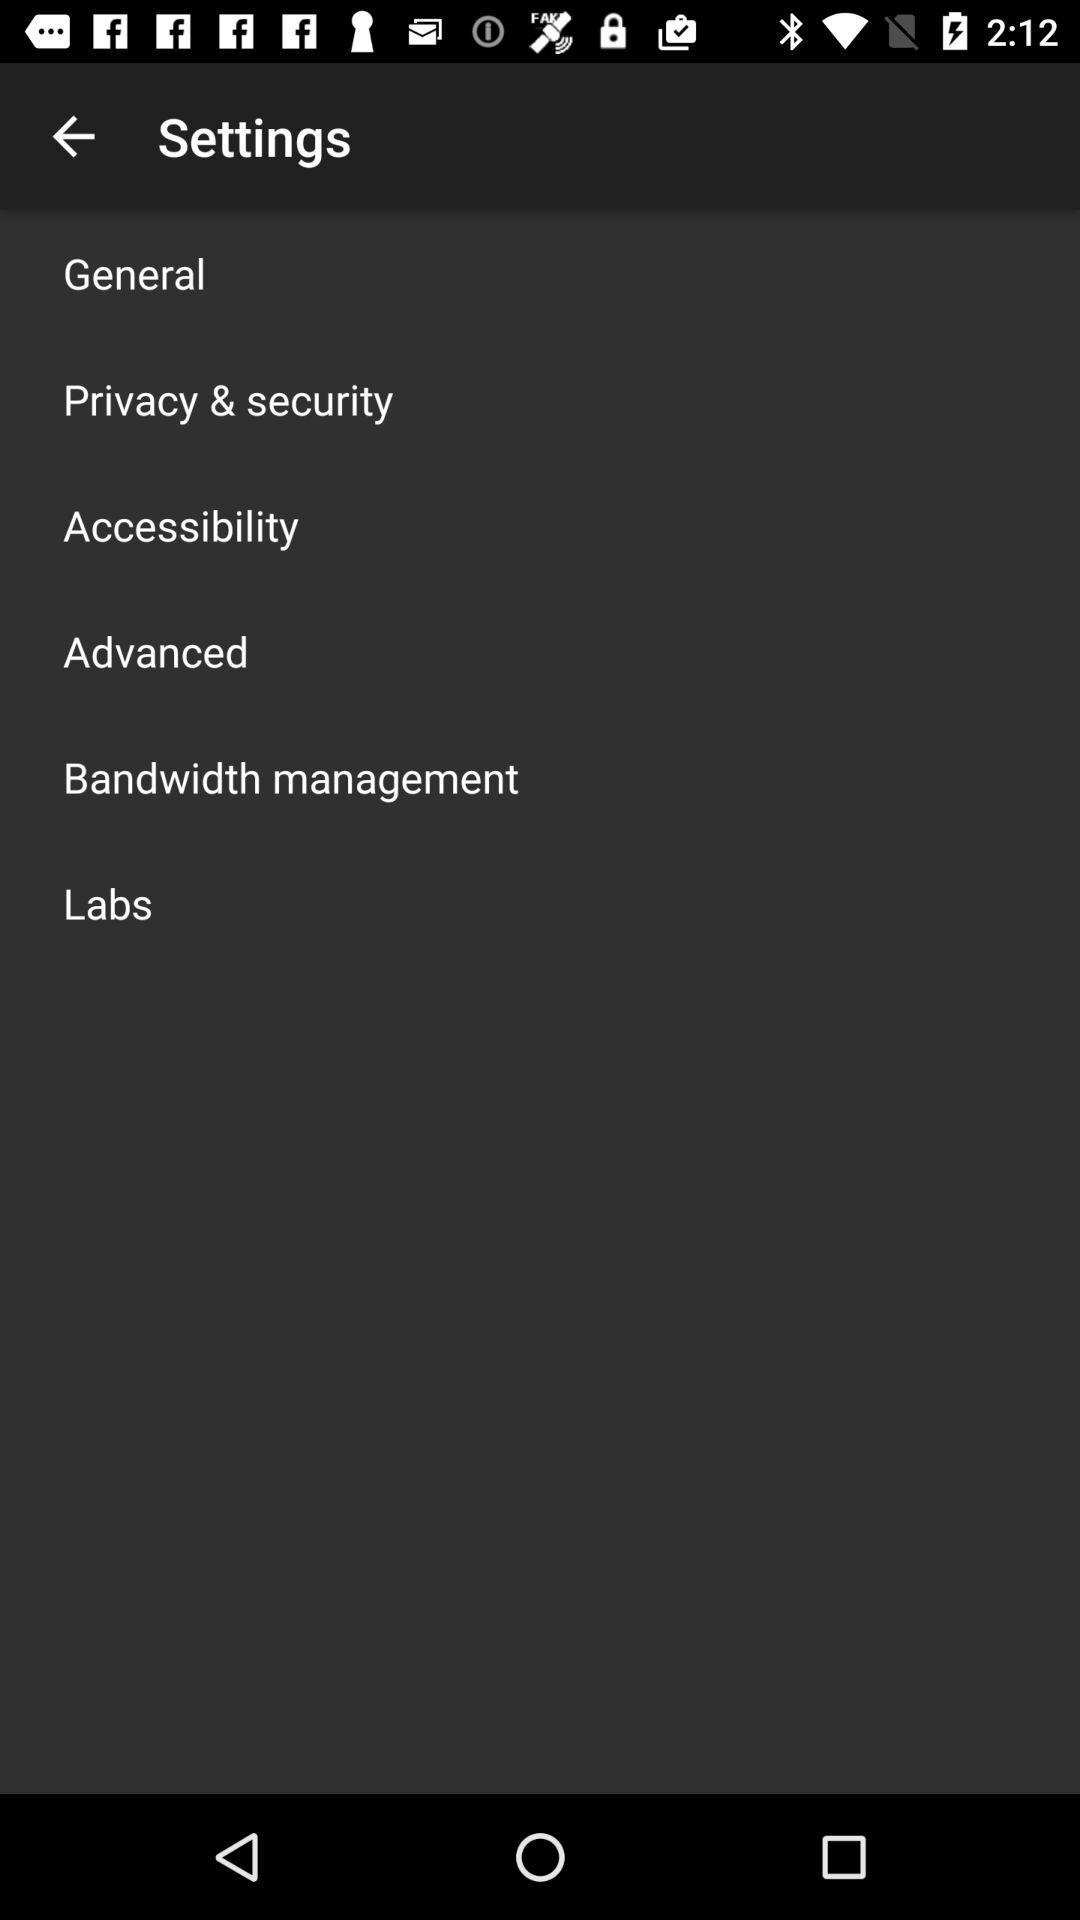  I want to click on the privacy & security item, so click(227, 398).